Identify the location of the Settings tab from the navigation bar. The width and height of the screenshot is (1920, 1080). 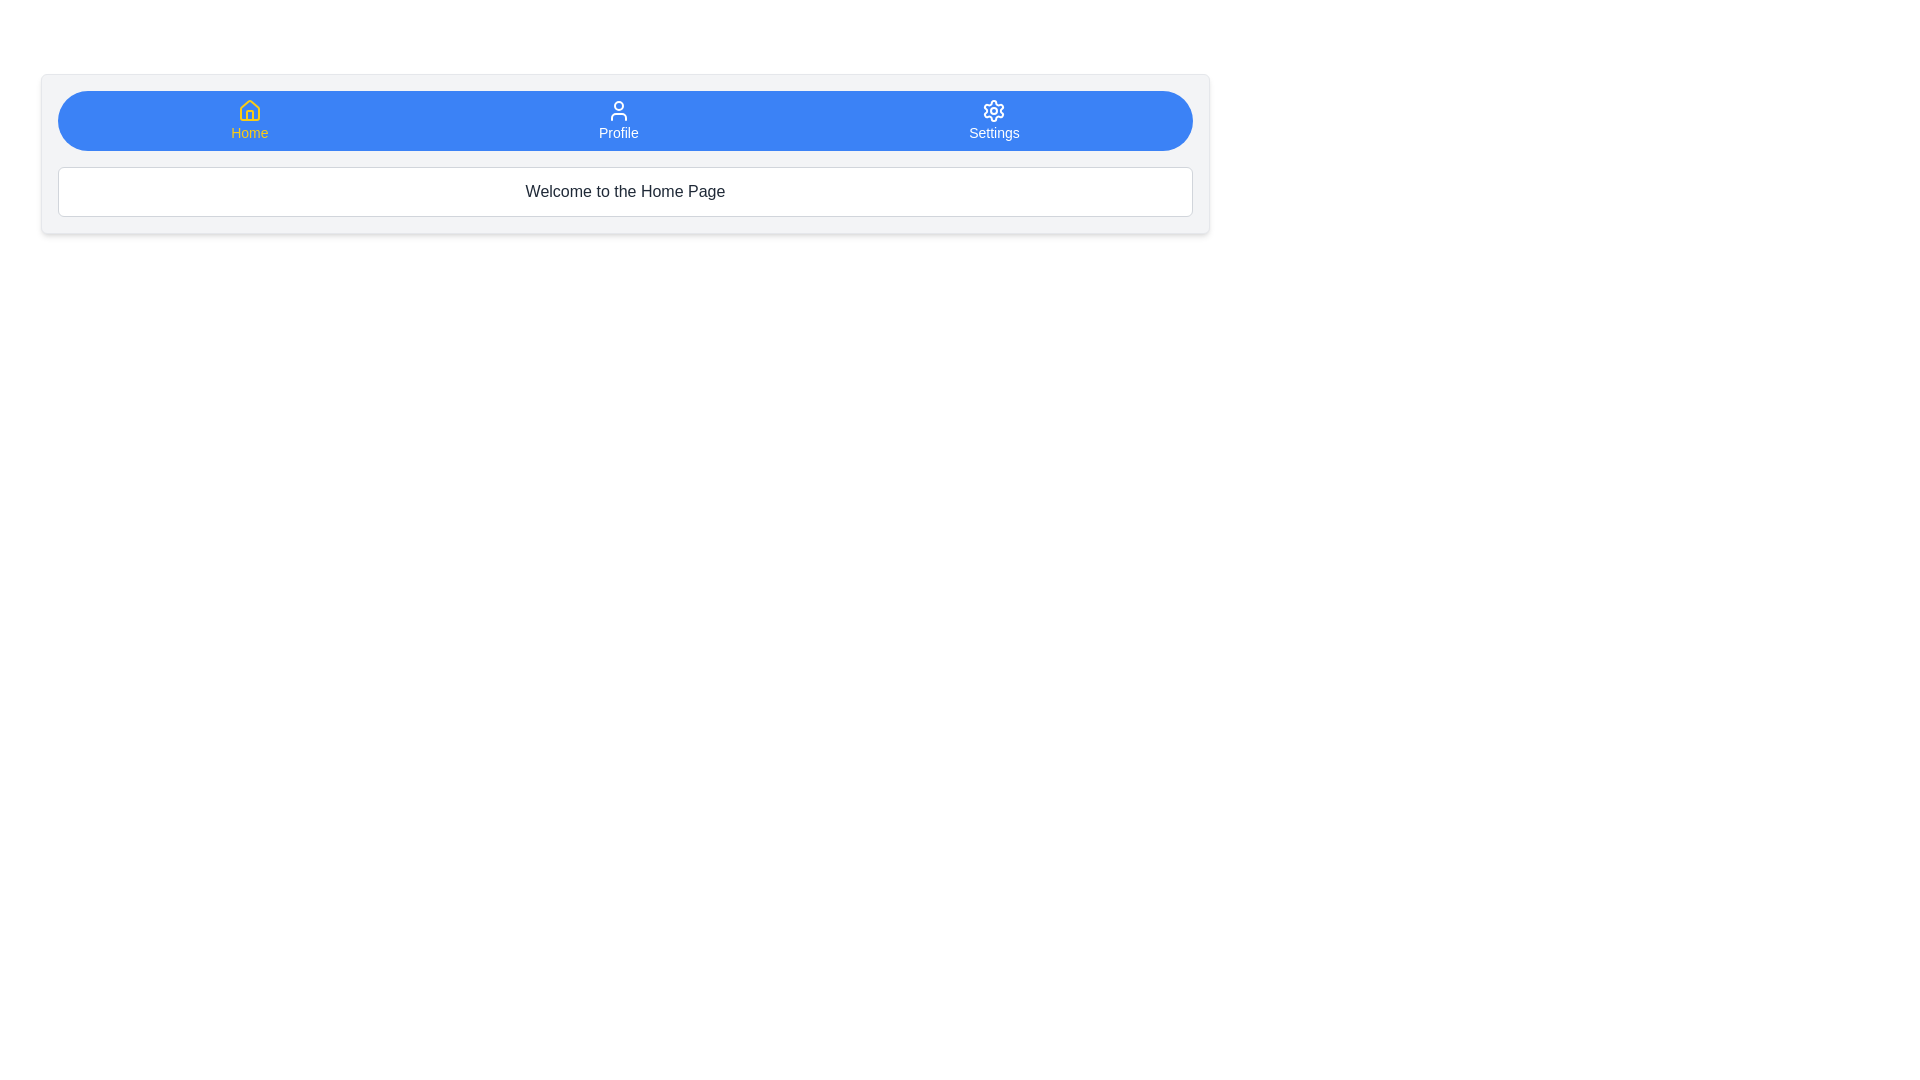
(994, 120).